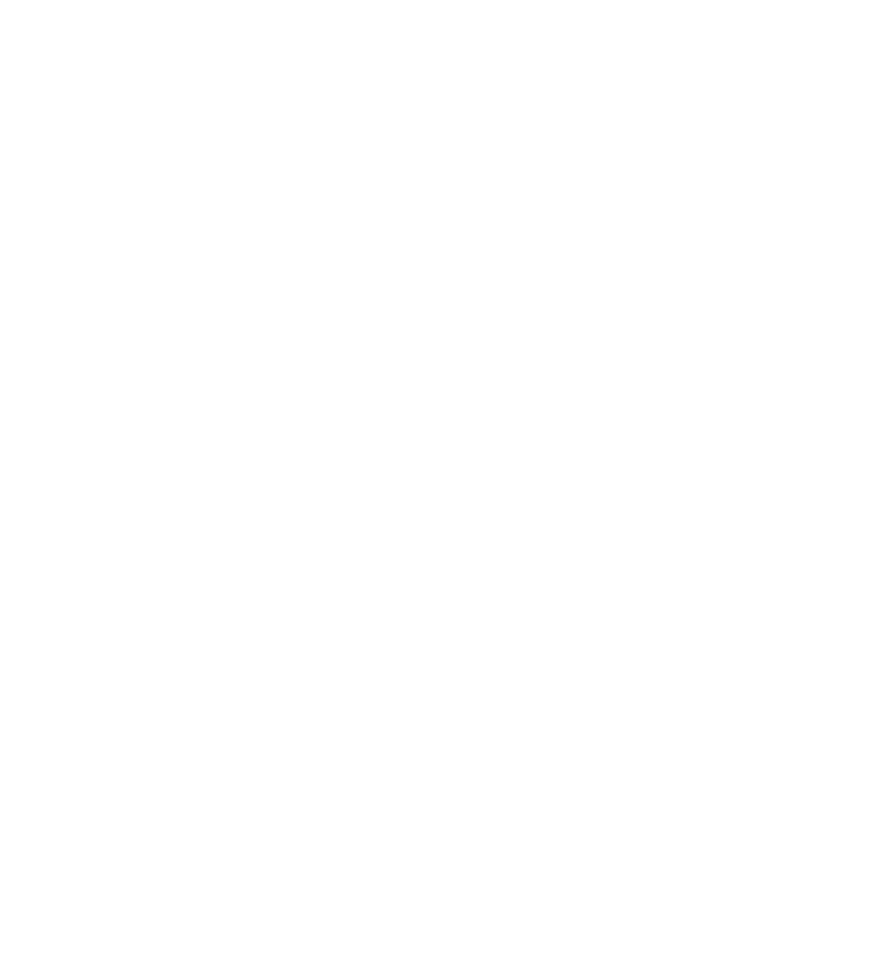  What do you see at coordinates (371, 723) in the screenshot?
I see `'Eastern Acoustic Works has launched its new SM12 Stage Monitor, which incorporates acoustic design cues from the company’s Microwedge line.'` at bounding box center [371, 723].